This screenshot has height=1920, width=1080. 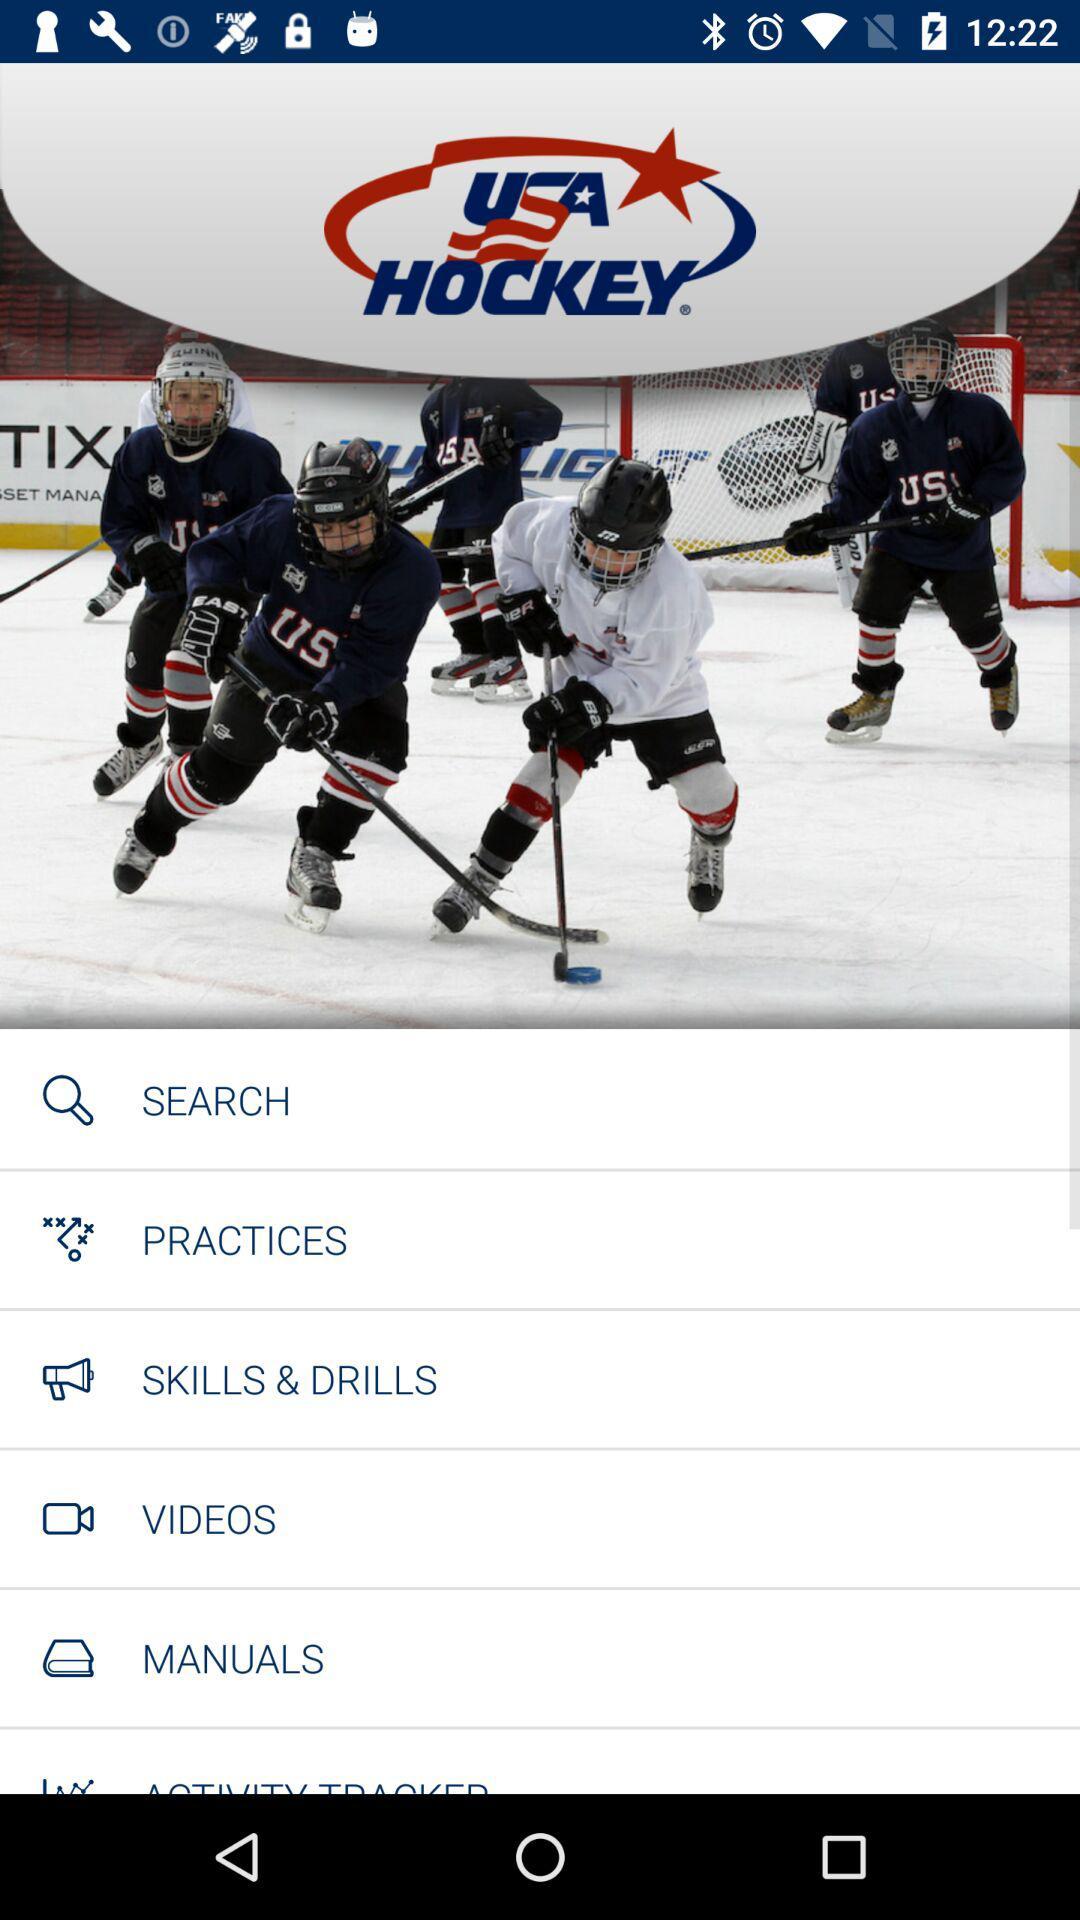 What do you see at coordinates (289, 1377) in the screenshot?
I see `the item above videos icon` at bounding box center [289, 1377].